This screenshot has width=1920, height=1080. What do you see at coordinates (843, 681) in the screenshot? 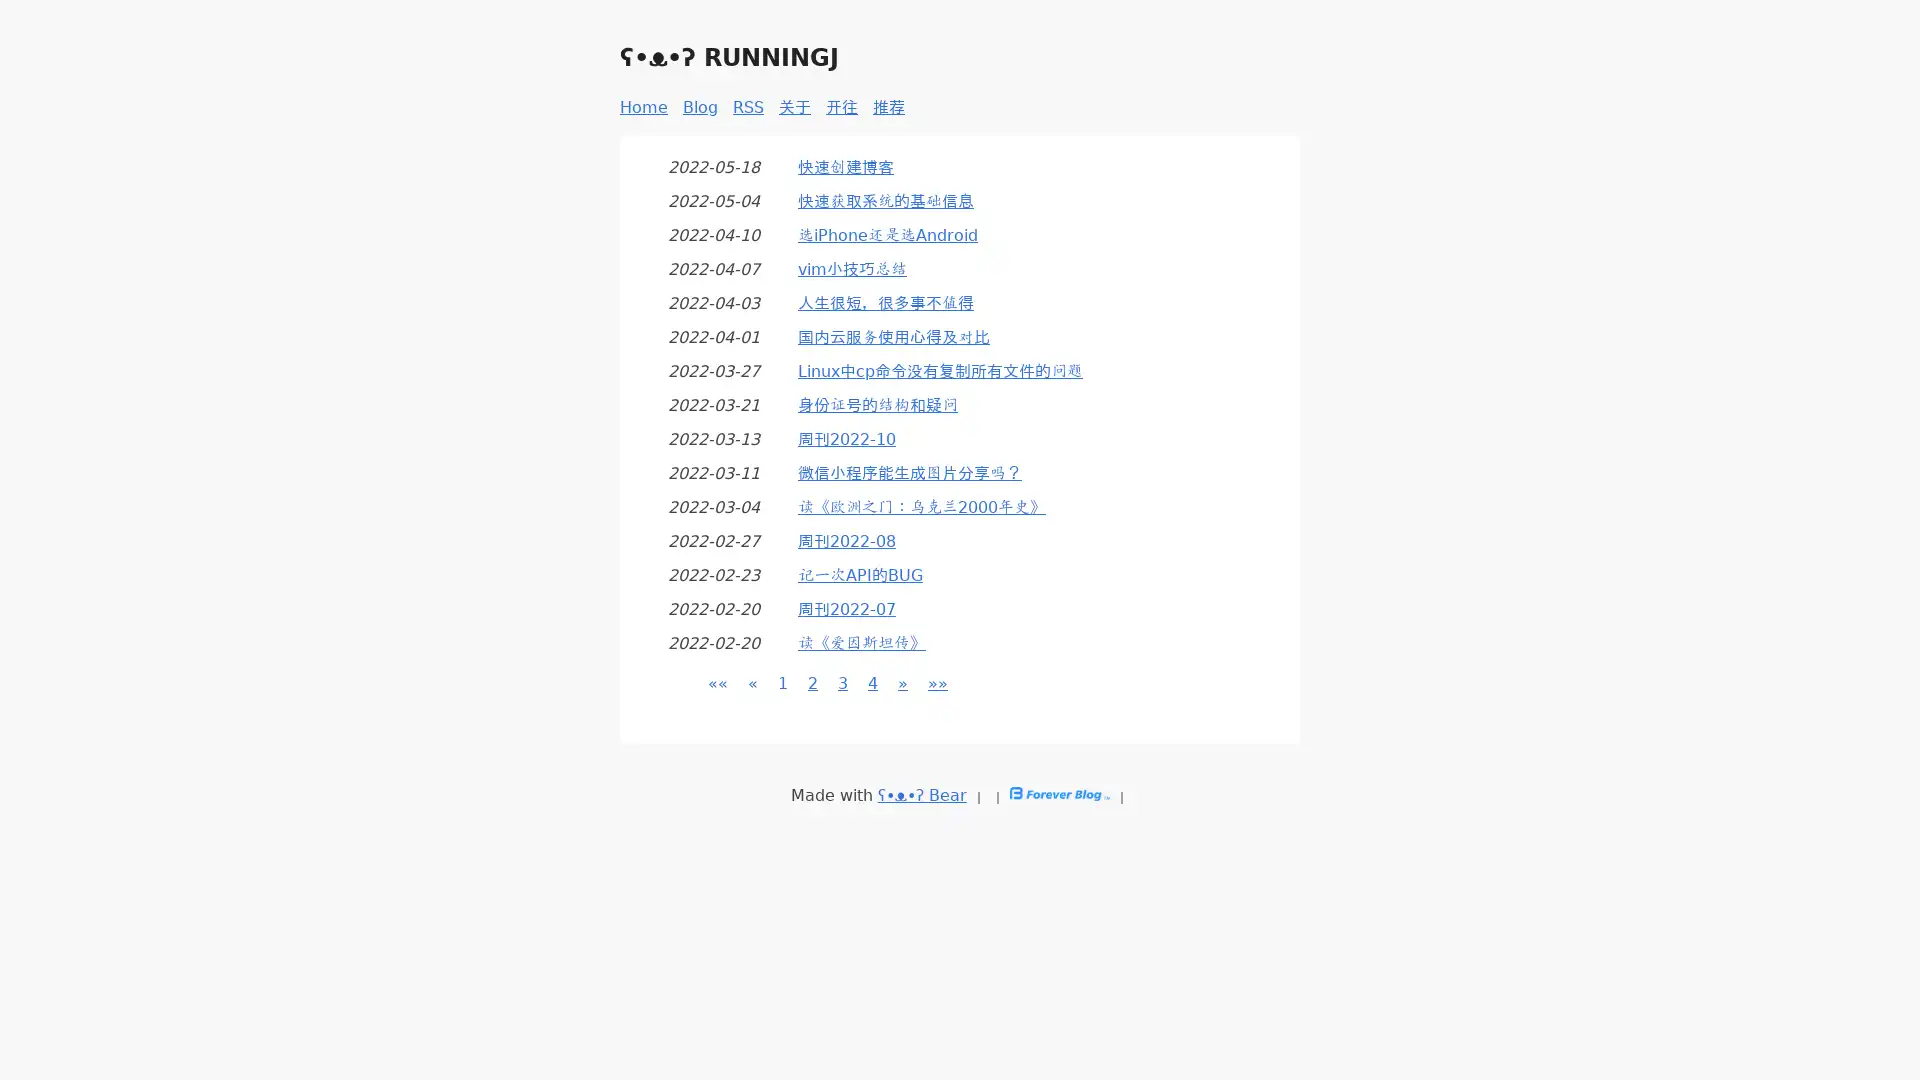
I see `Page 3` at bounding box center [843, 681].